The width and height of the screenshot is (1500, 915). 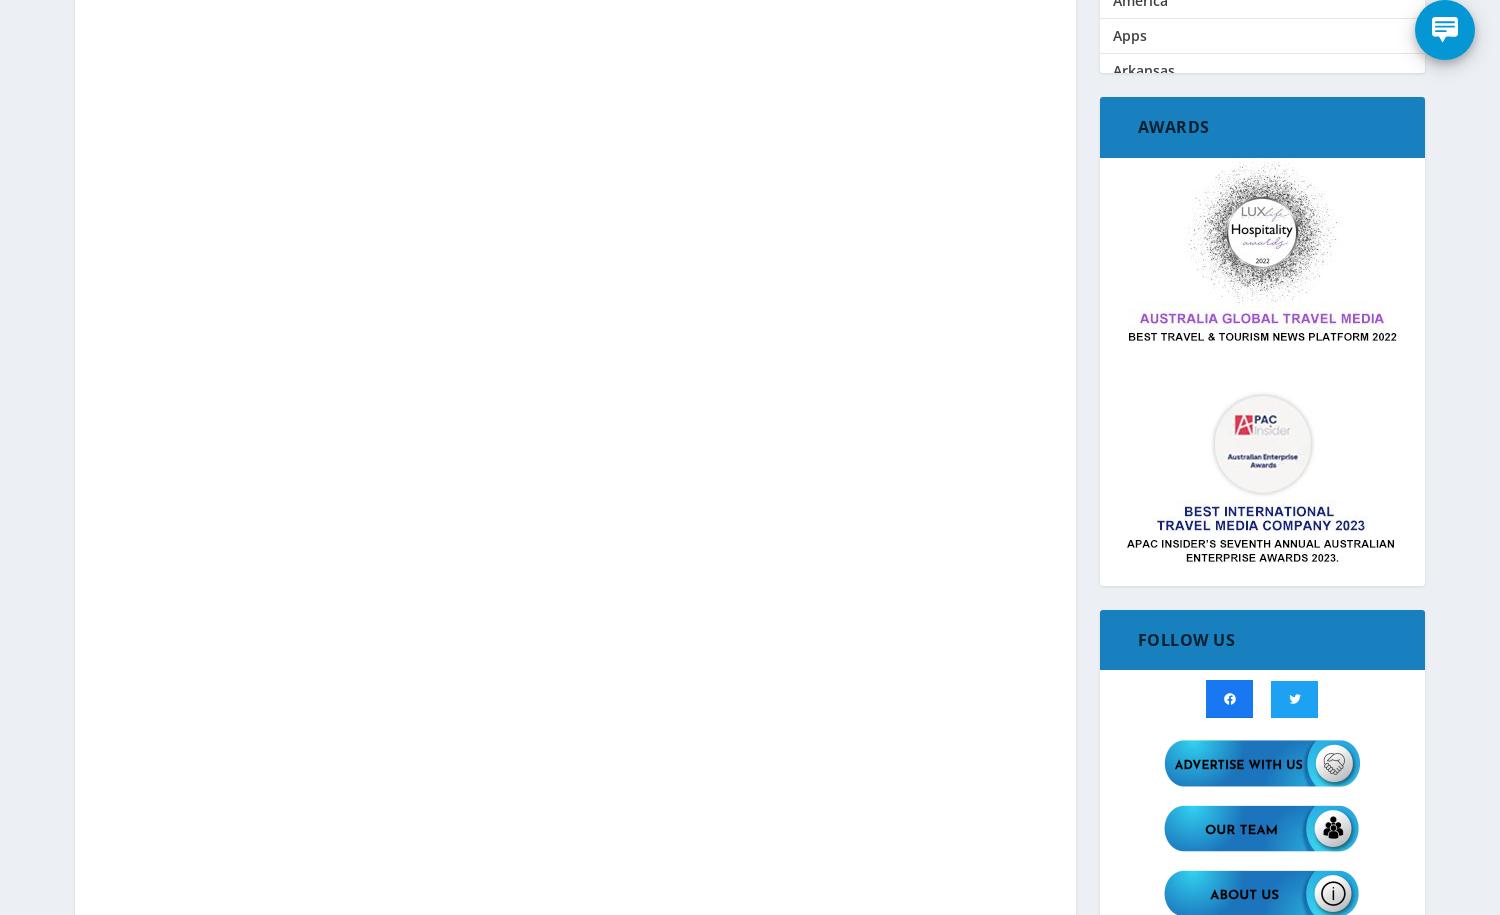 What do you see at coordinates (1110, 280) in the screenshot?
I see `'Black Friday / Cyber Monday Sales'` at bounding box center [1110, 280].